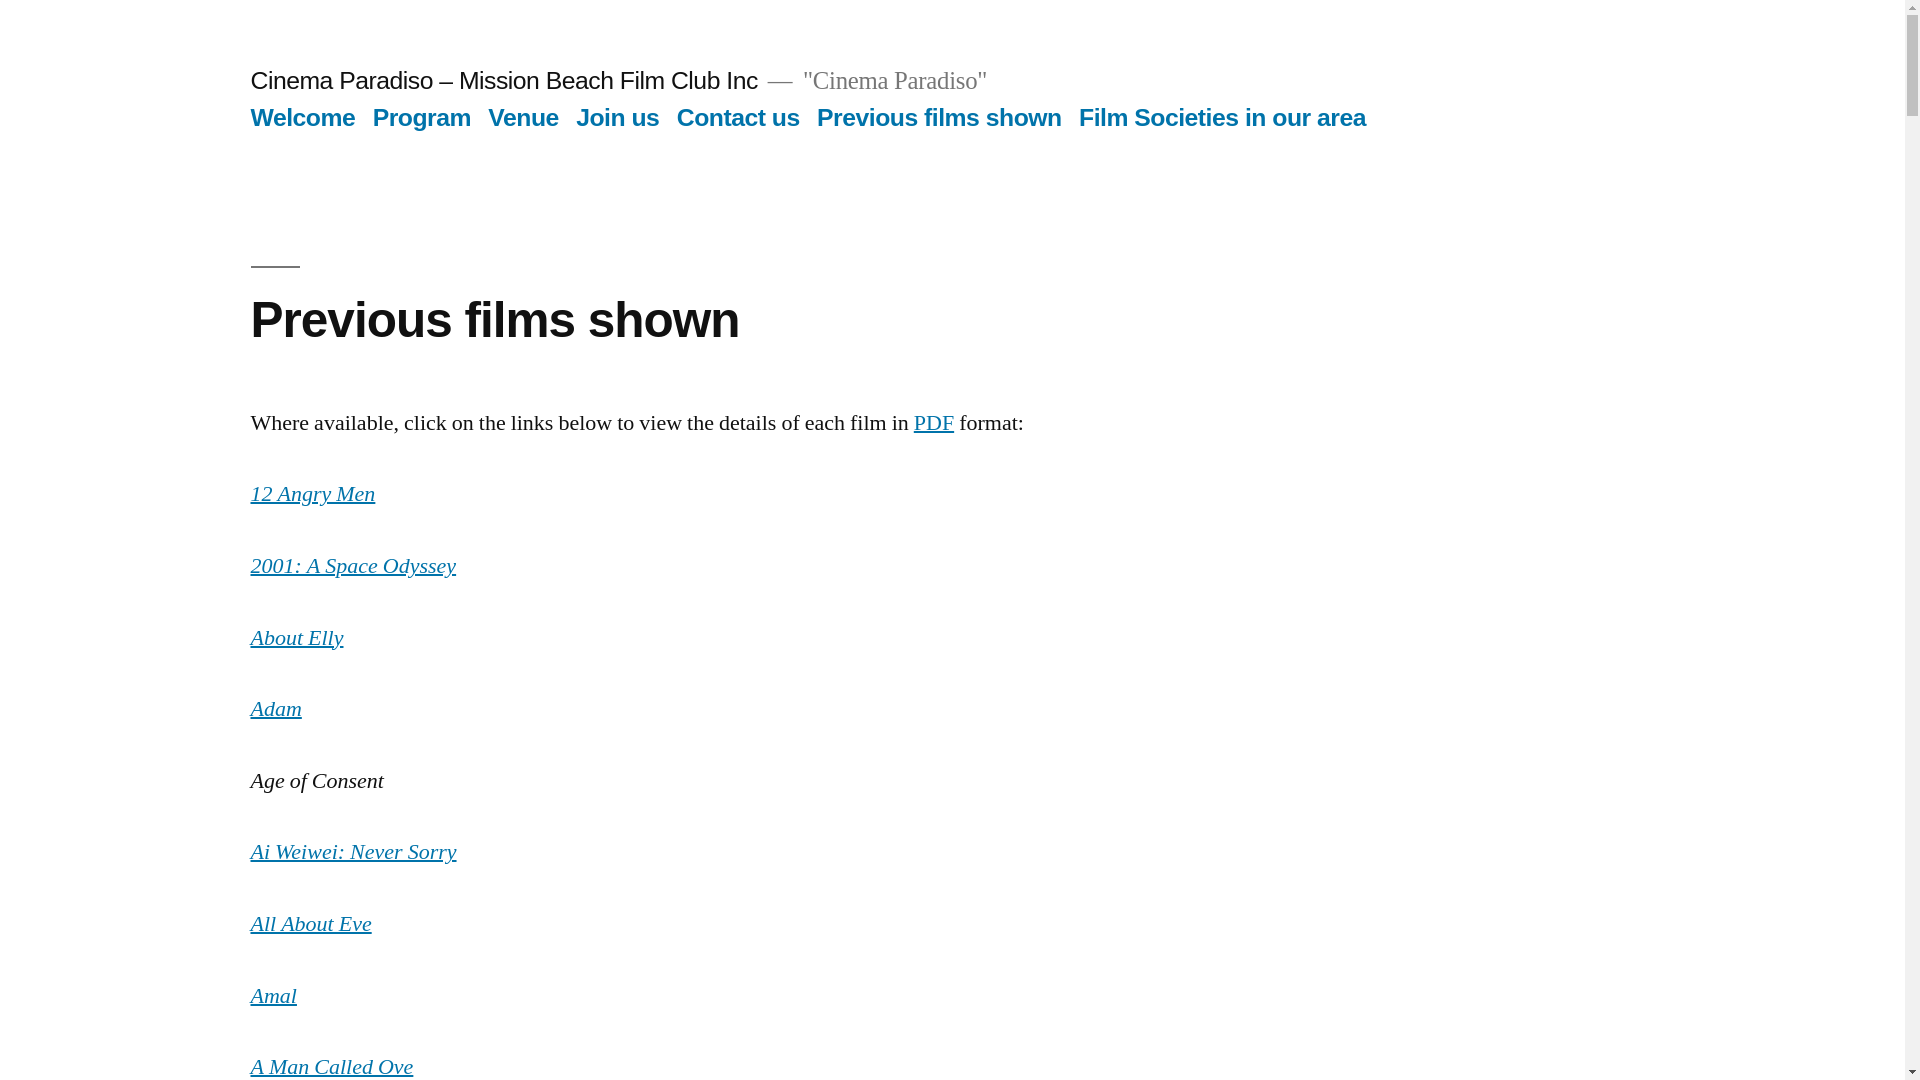 The image size is (1920, 1080). I want to click on 'Amal', so click(272, 995).